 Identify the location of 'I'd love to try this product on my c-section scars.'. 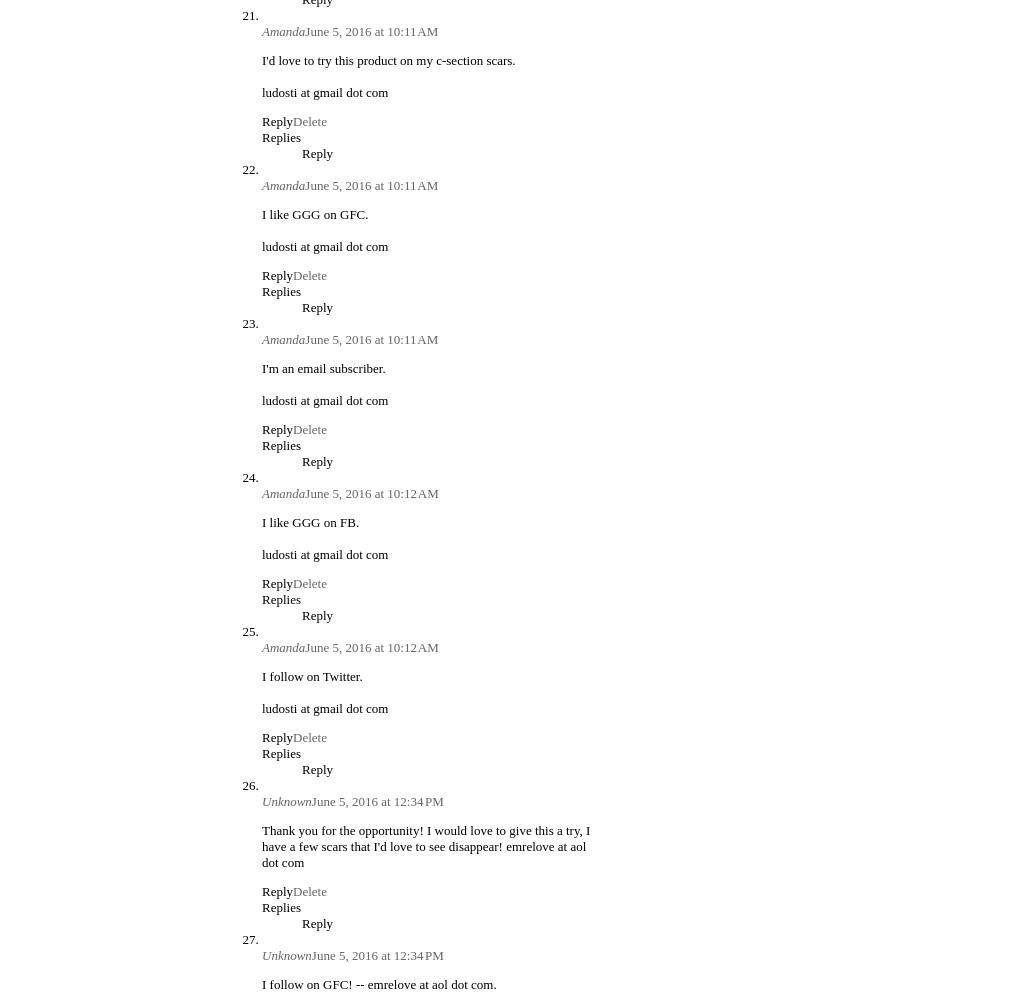
(262, 59).